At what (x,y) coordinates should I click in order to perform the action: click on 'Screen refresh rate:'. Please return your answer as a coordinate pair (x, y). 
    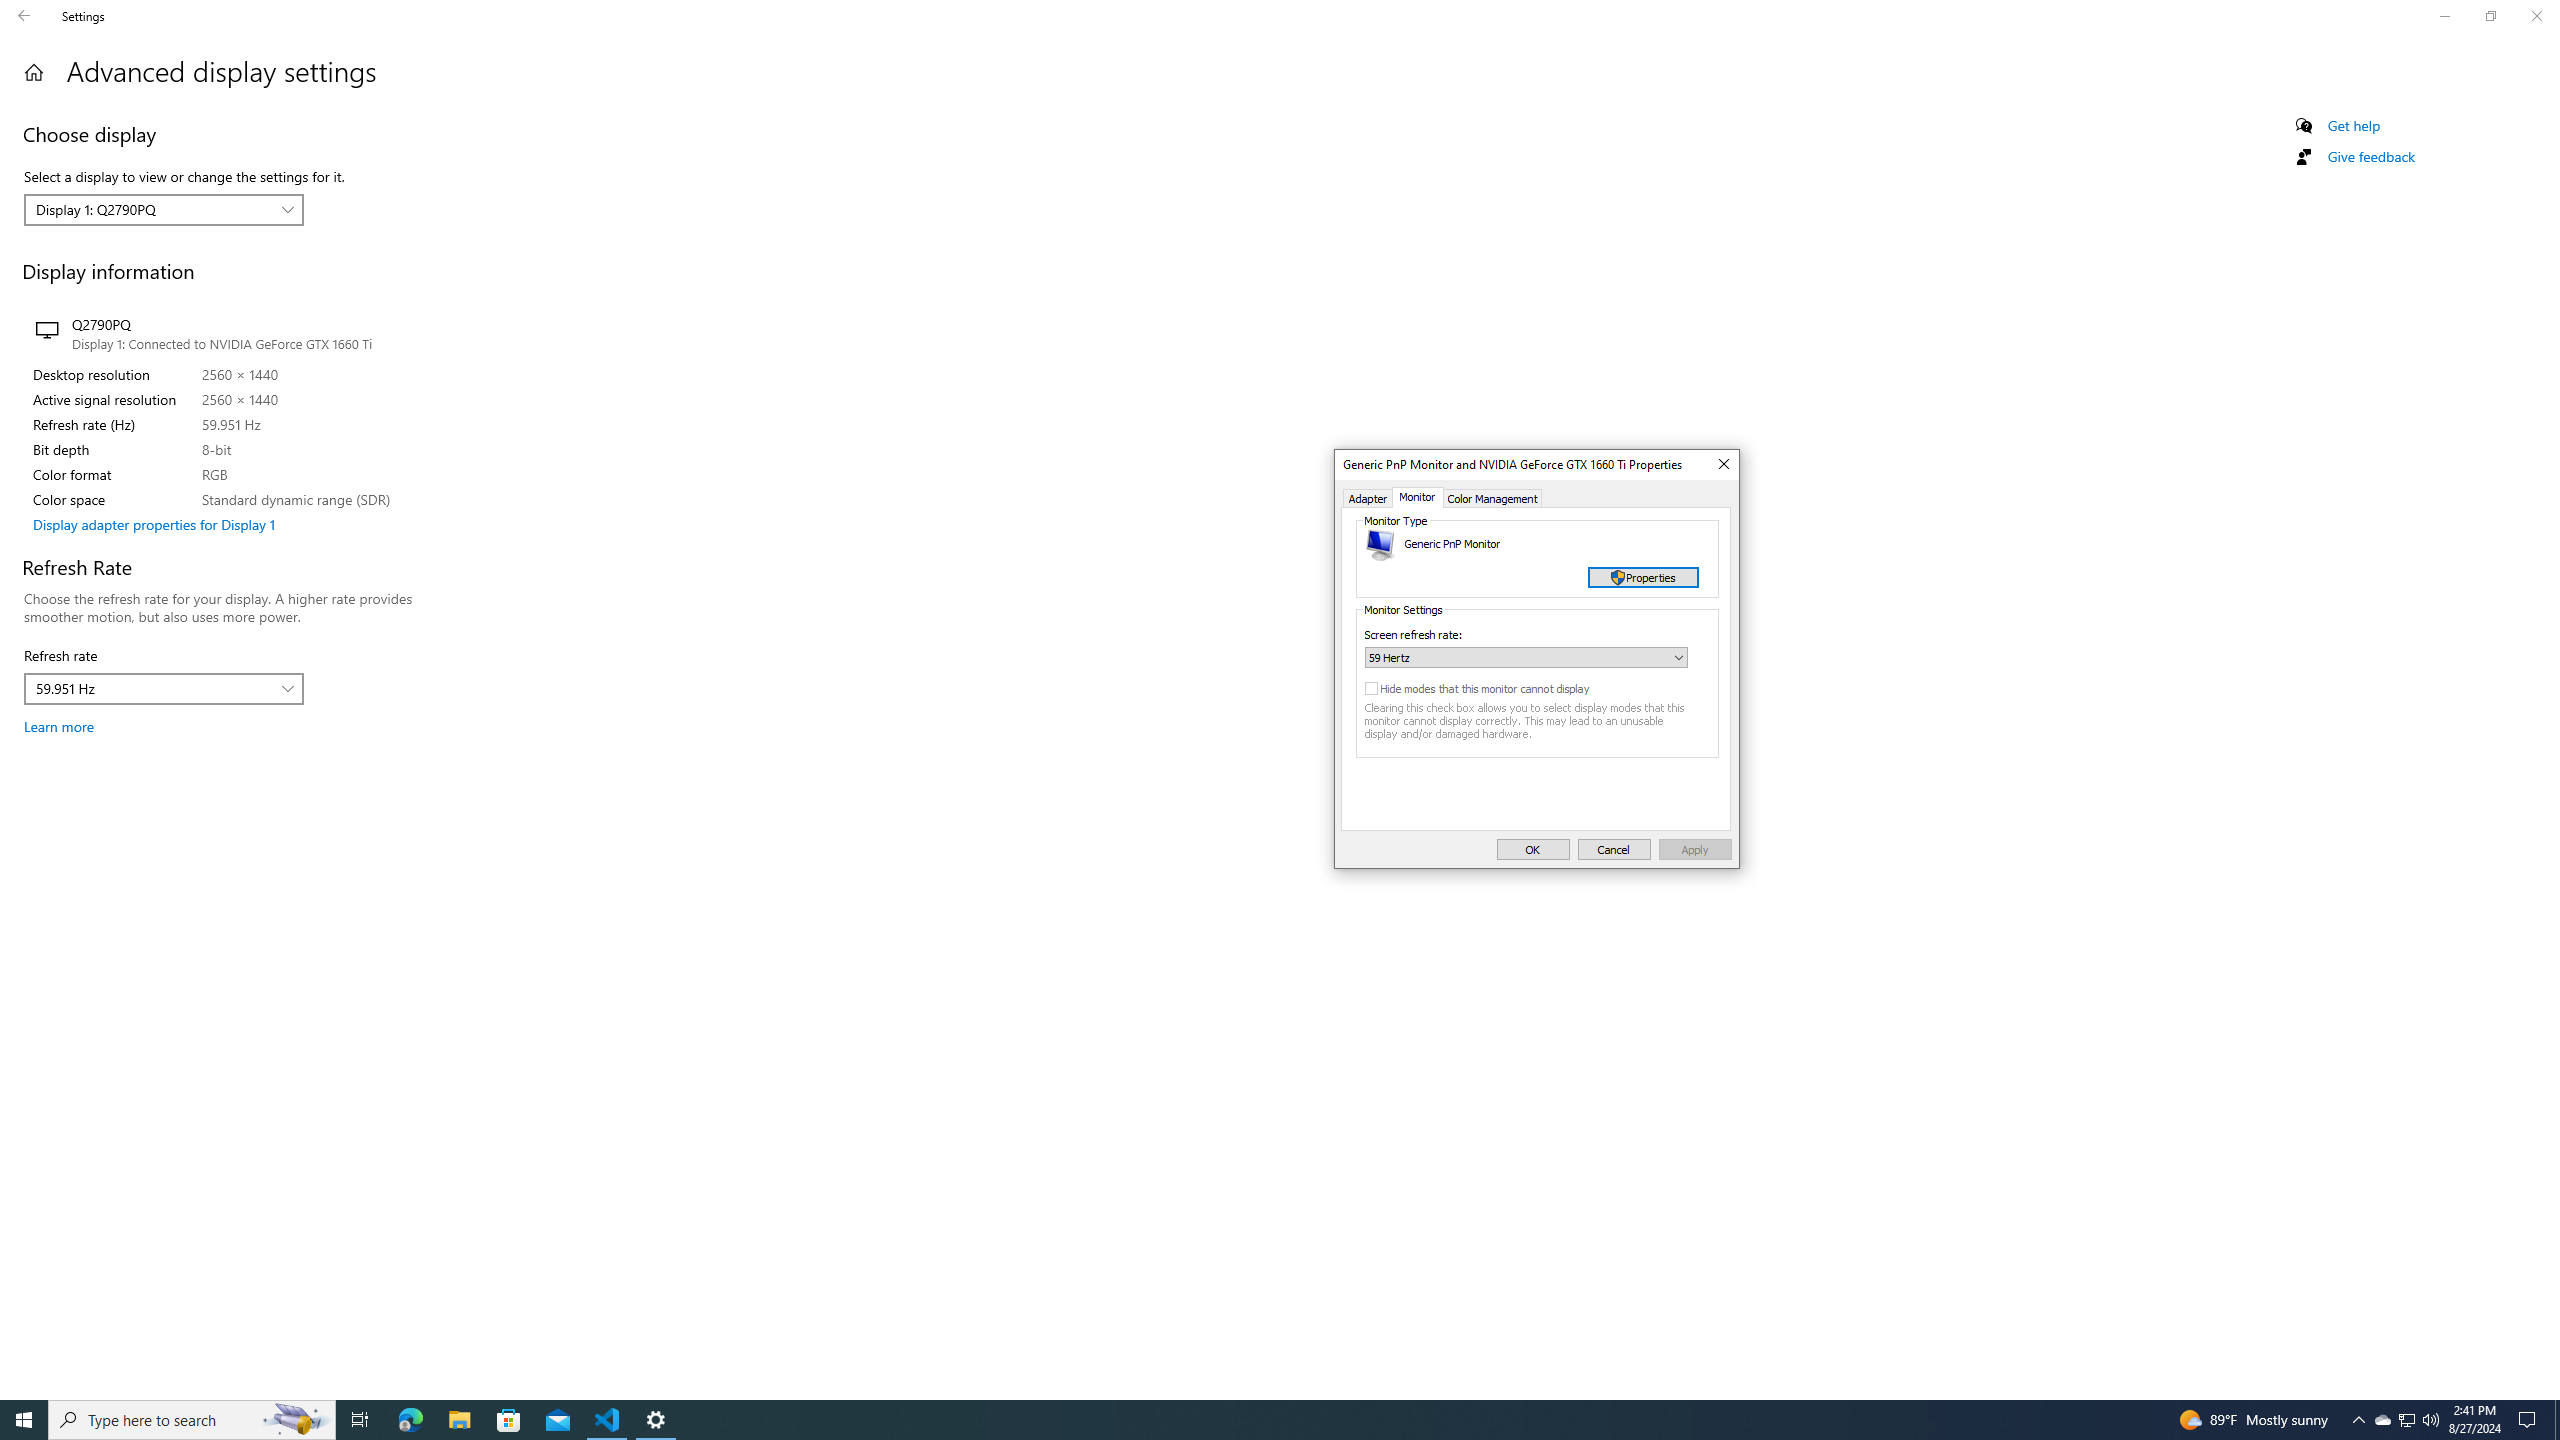
    Looking at the image, I should click on (1524, 656).